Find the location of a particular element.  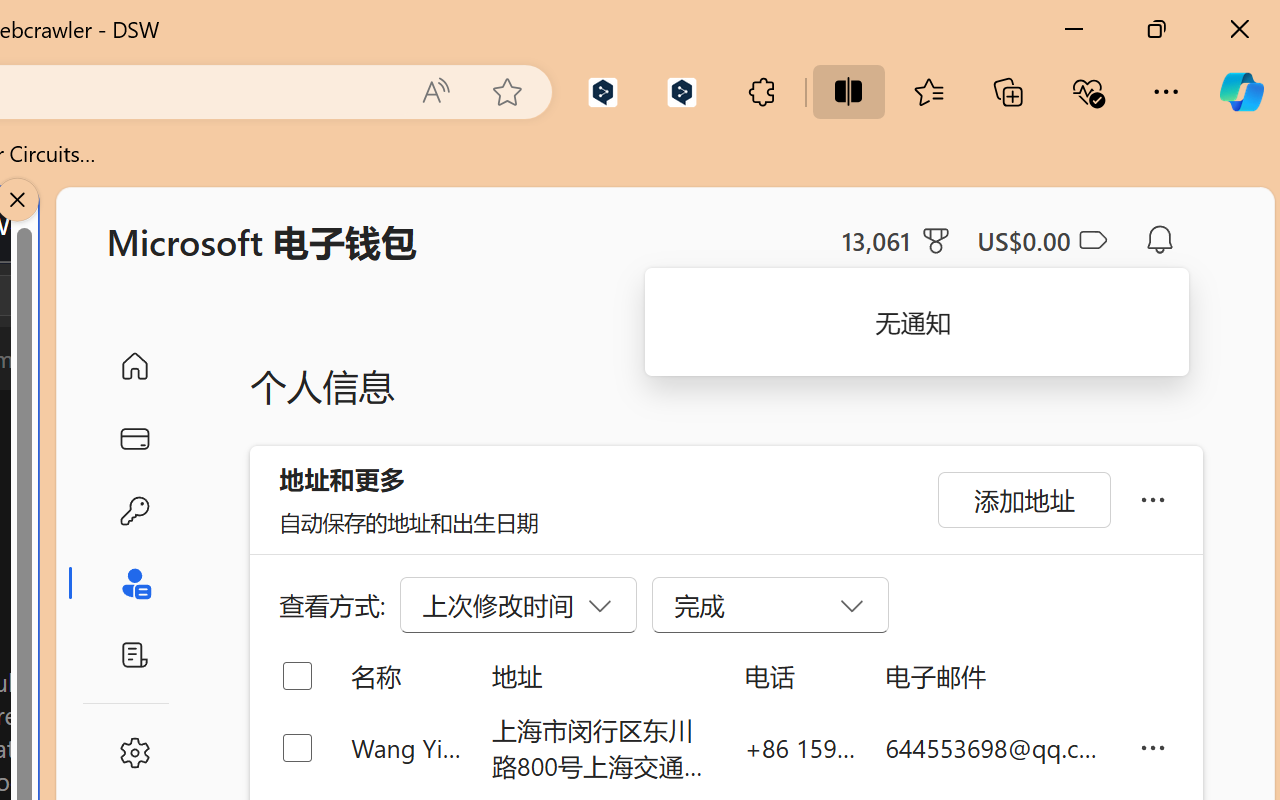

'Microsoft Cashback - US$0.00' is located at coordinates (1040, 239).